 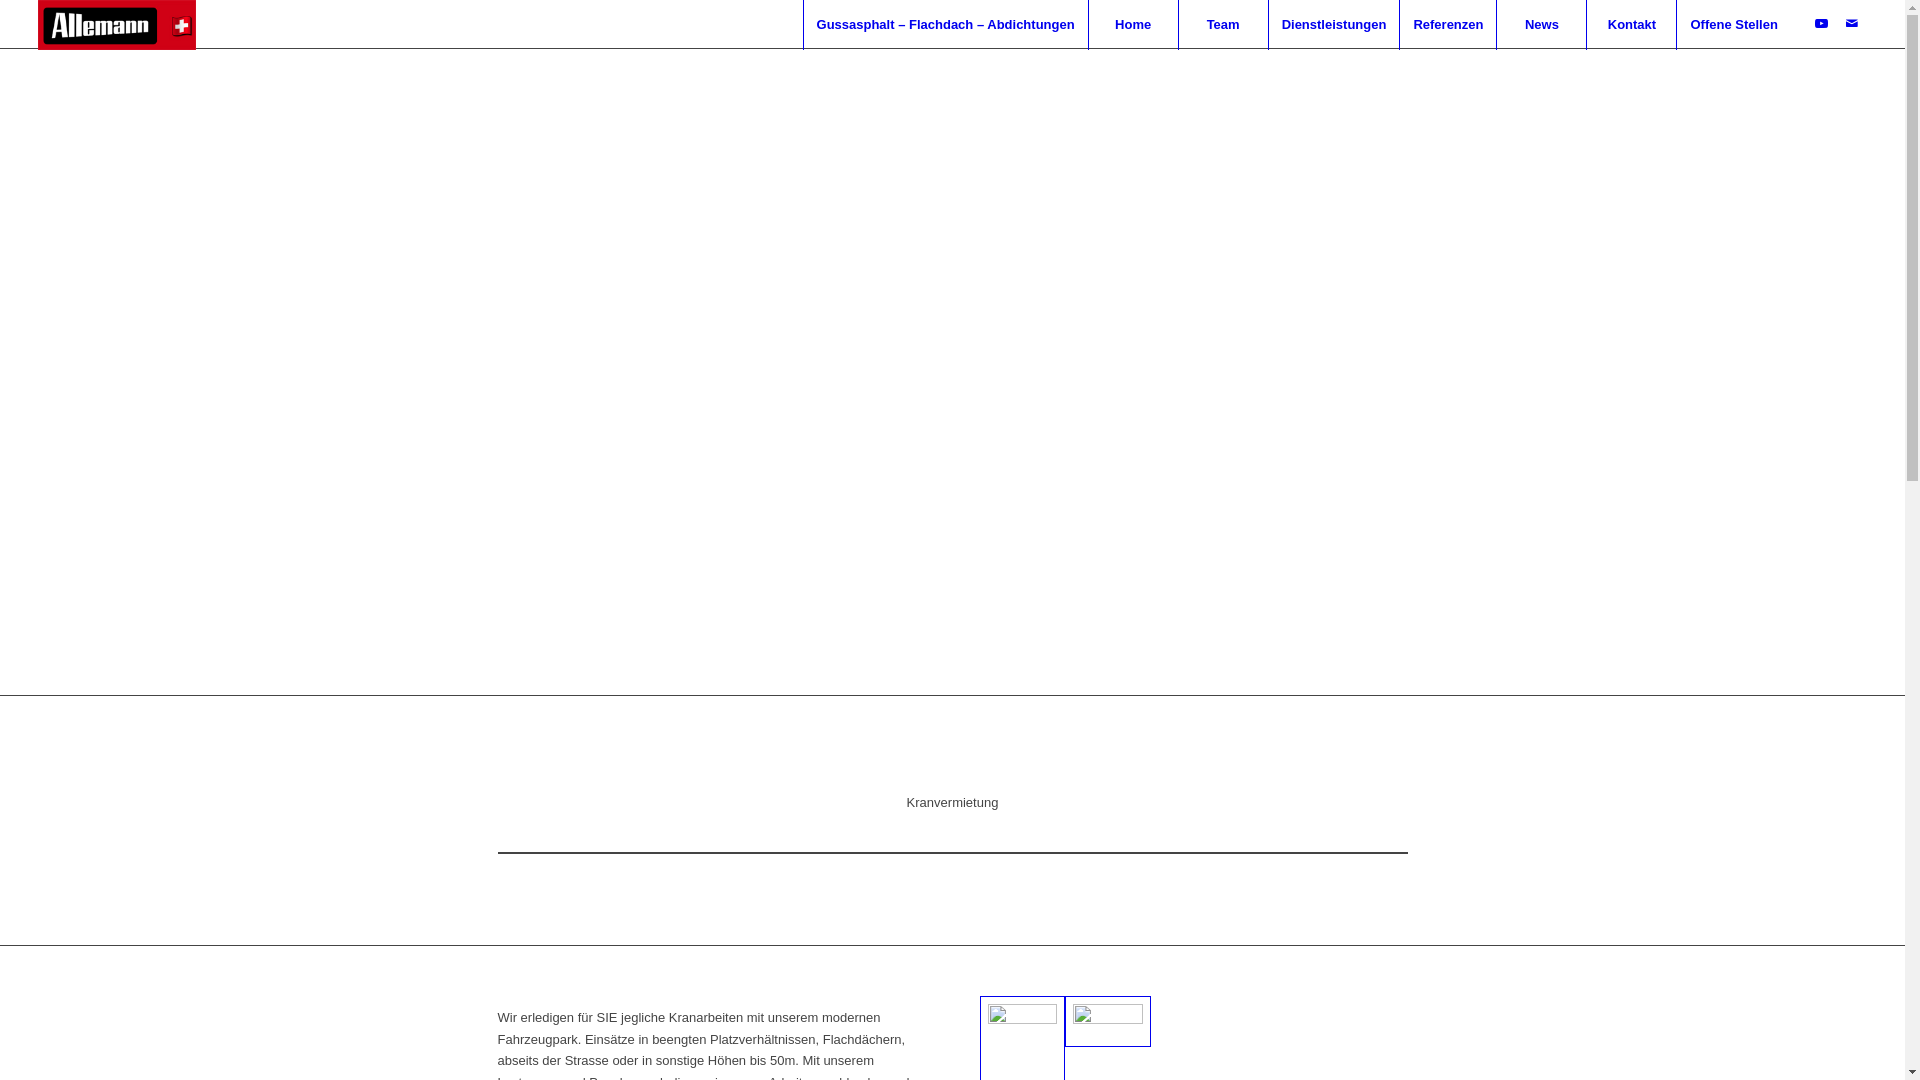 I want to click on 'Home', so click(x=1132, y=24).